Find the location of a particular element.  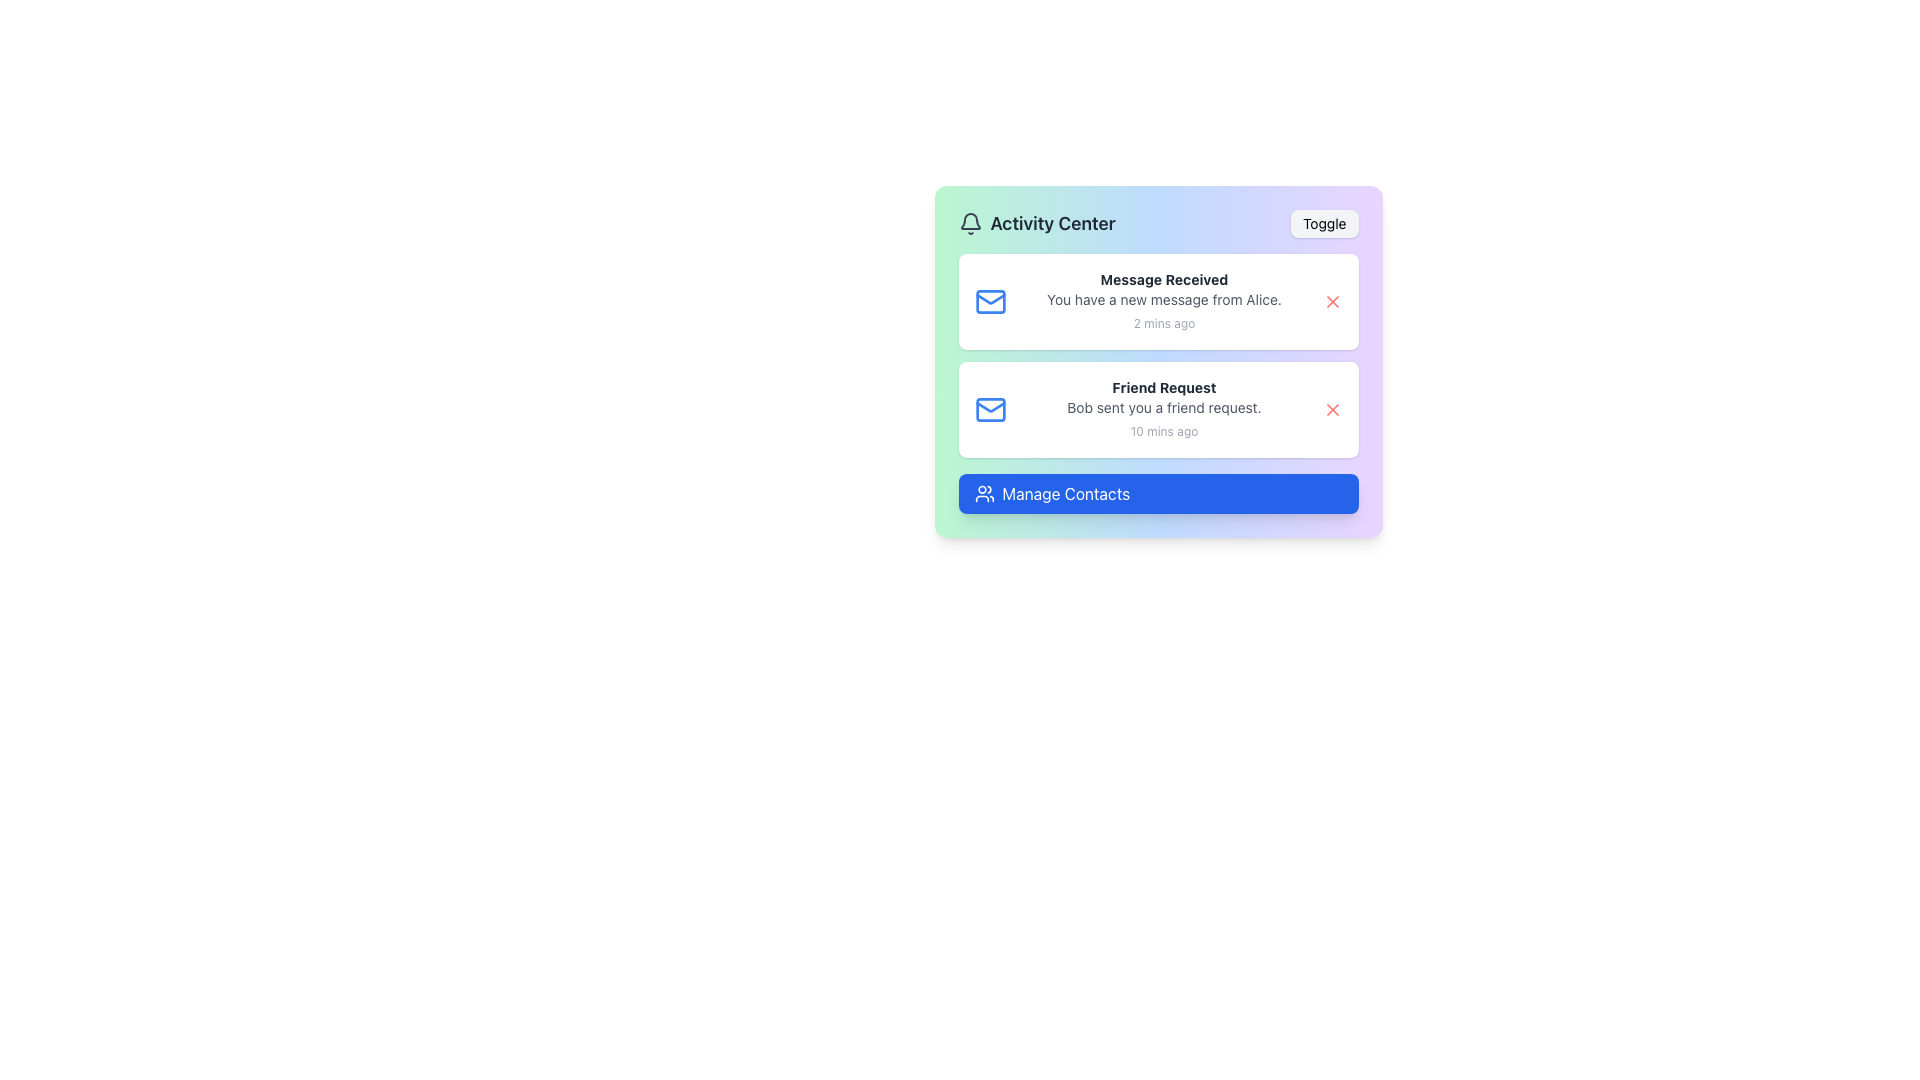

the message notification icon that indicates a received message, positioned to the left of the text 'Message Received' and 'You have a new message from Alice.' is located at coordinates (990, 301).